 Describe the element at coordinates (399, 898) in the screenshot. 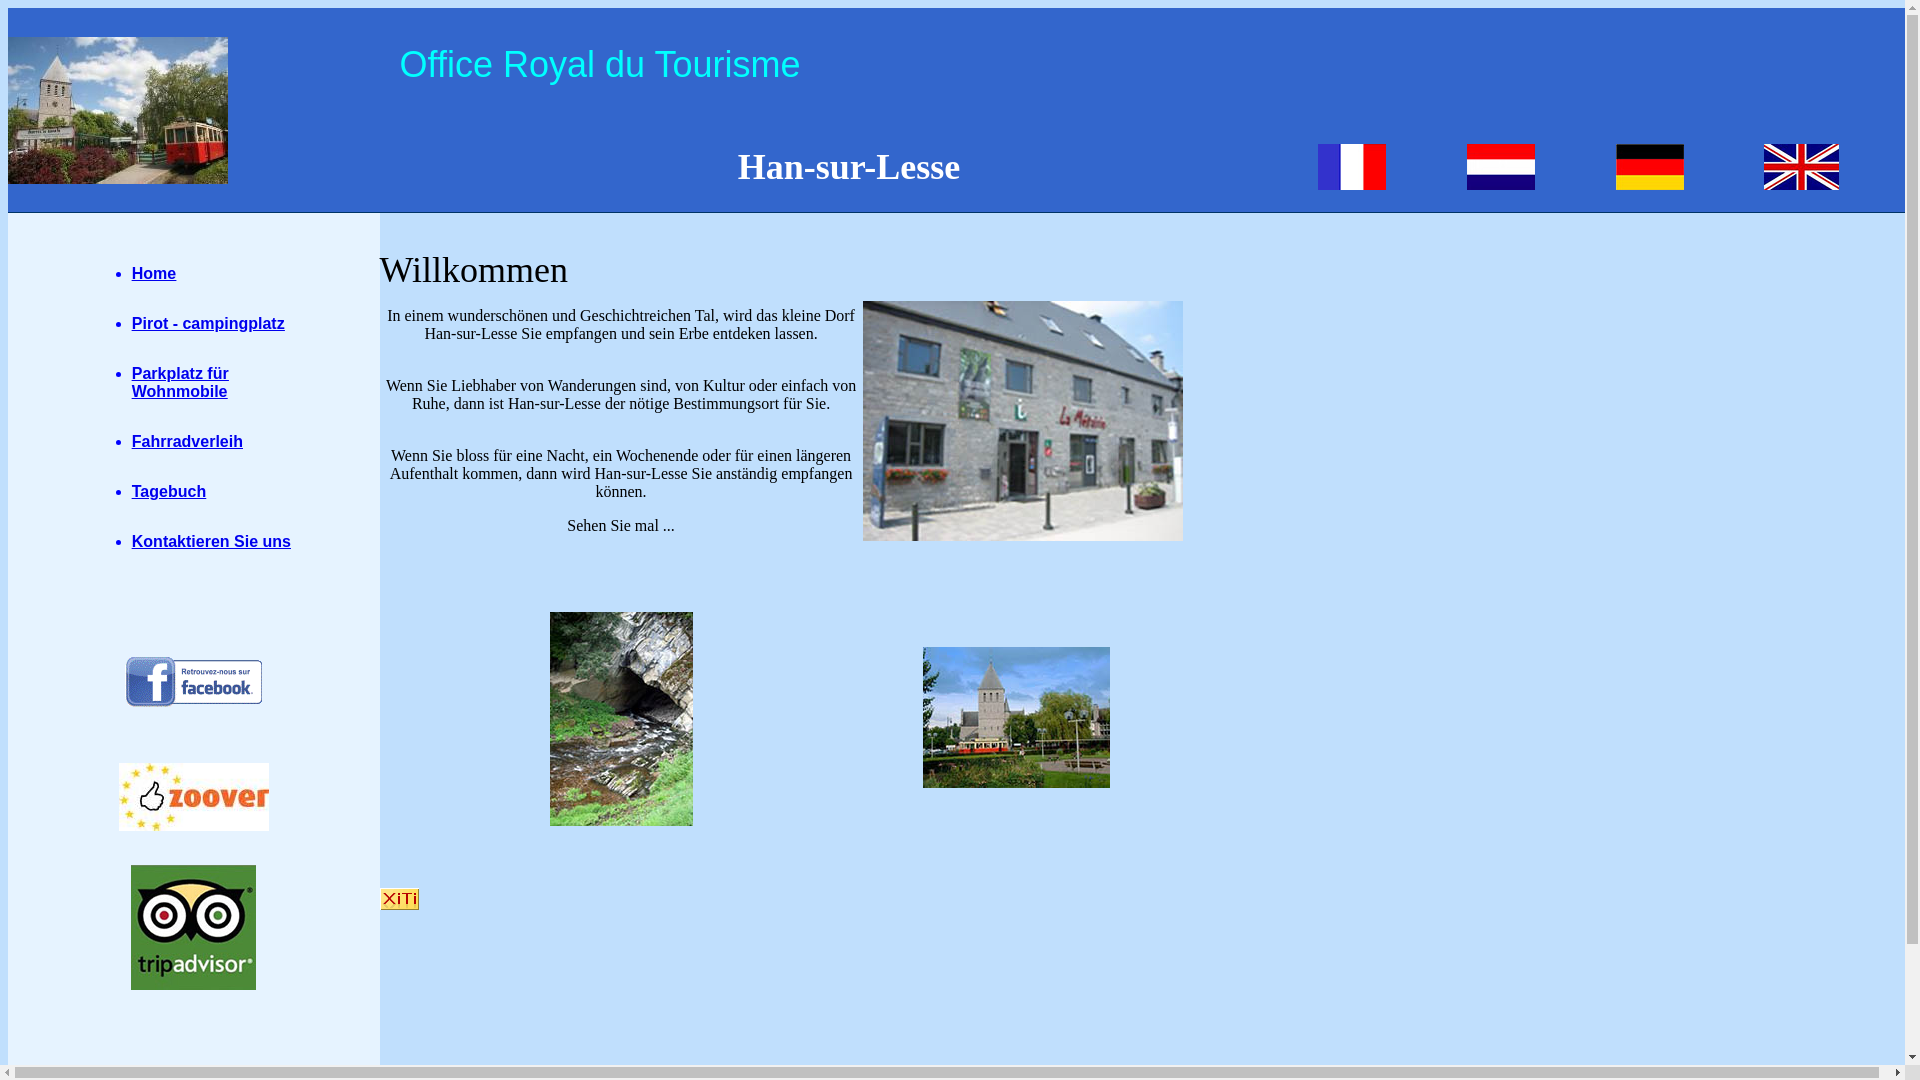

I see `'Internet Audience'` at that location.